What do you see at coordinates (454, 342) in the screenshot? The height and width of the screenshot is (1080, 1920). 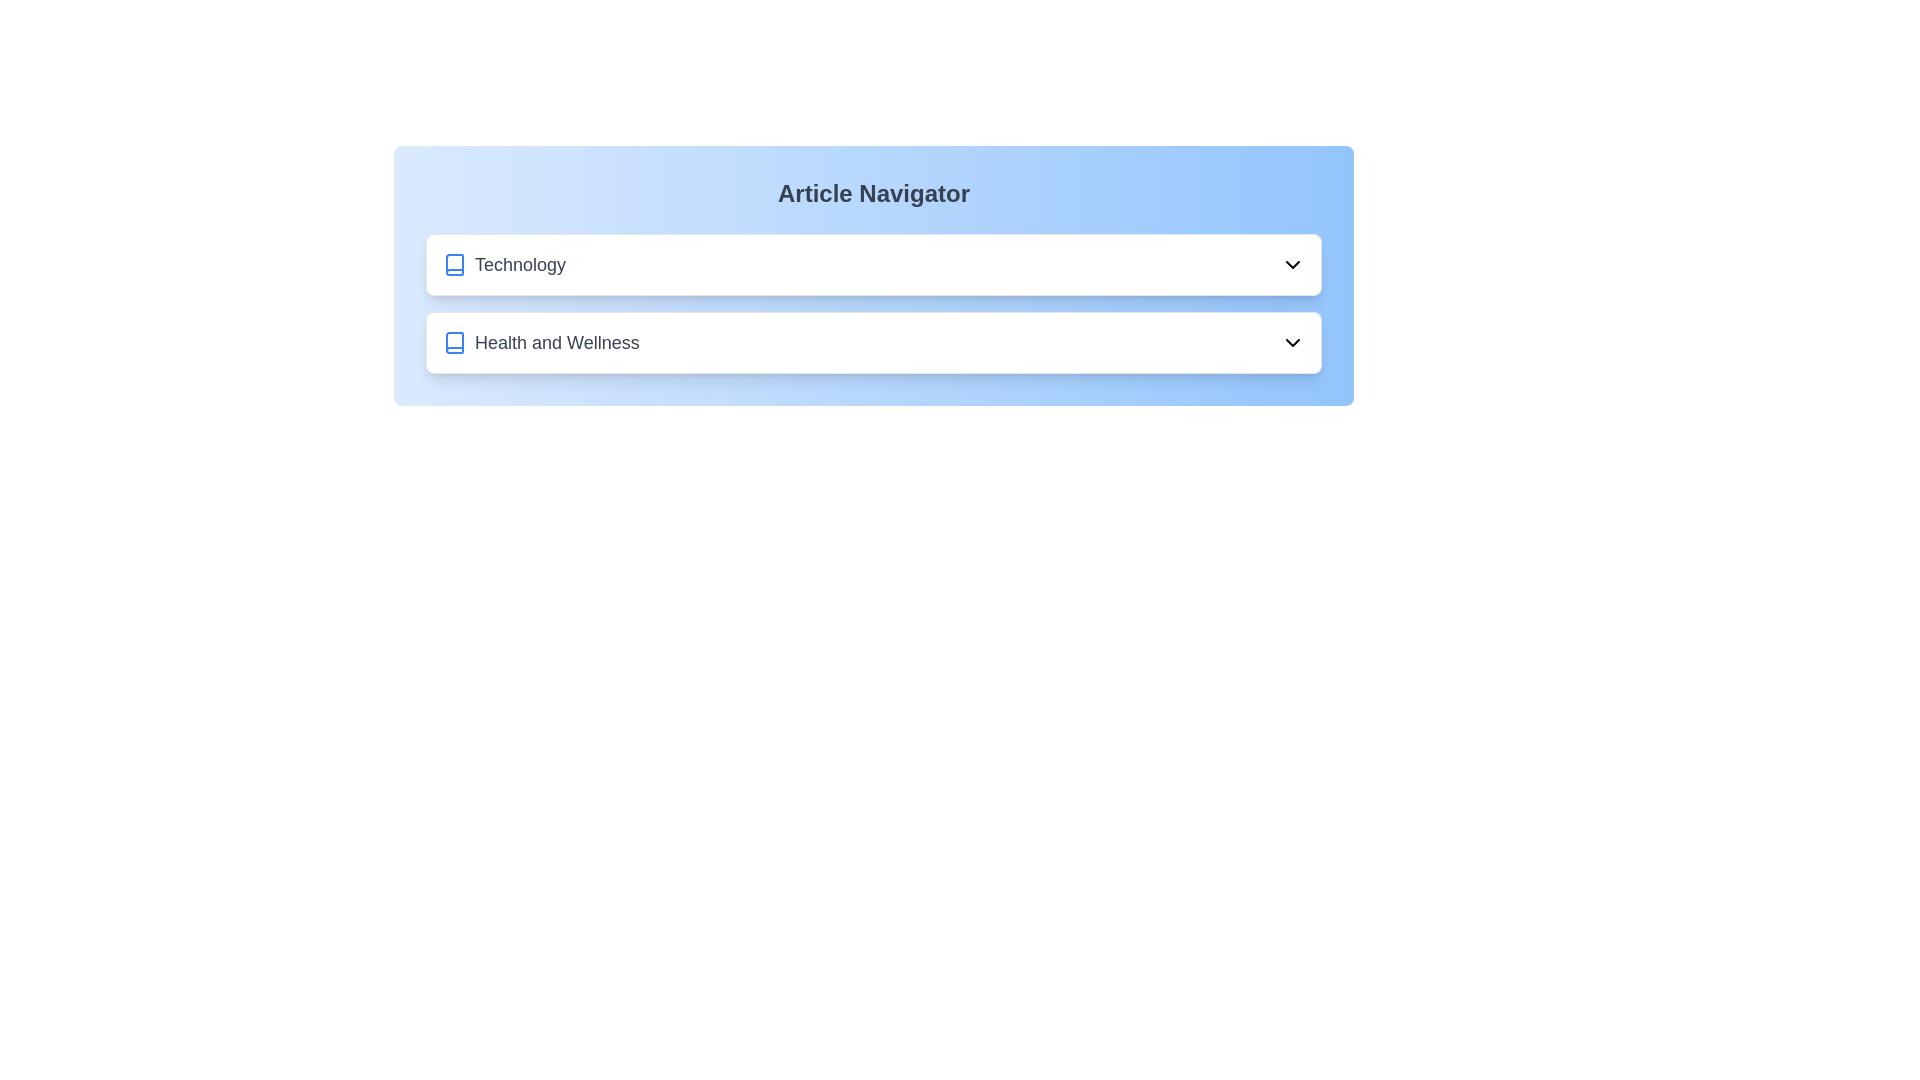 I see `the blue stroke line book icon located in the second row of the Article Navigator, aligned with the text 'Health and Wellness'` at bounding box center [454, 342].